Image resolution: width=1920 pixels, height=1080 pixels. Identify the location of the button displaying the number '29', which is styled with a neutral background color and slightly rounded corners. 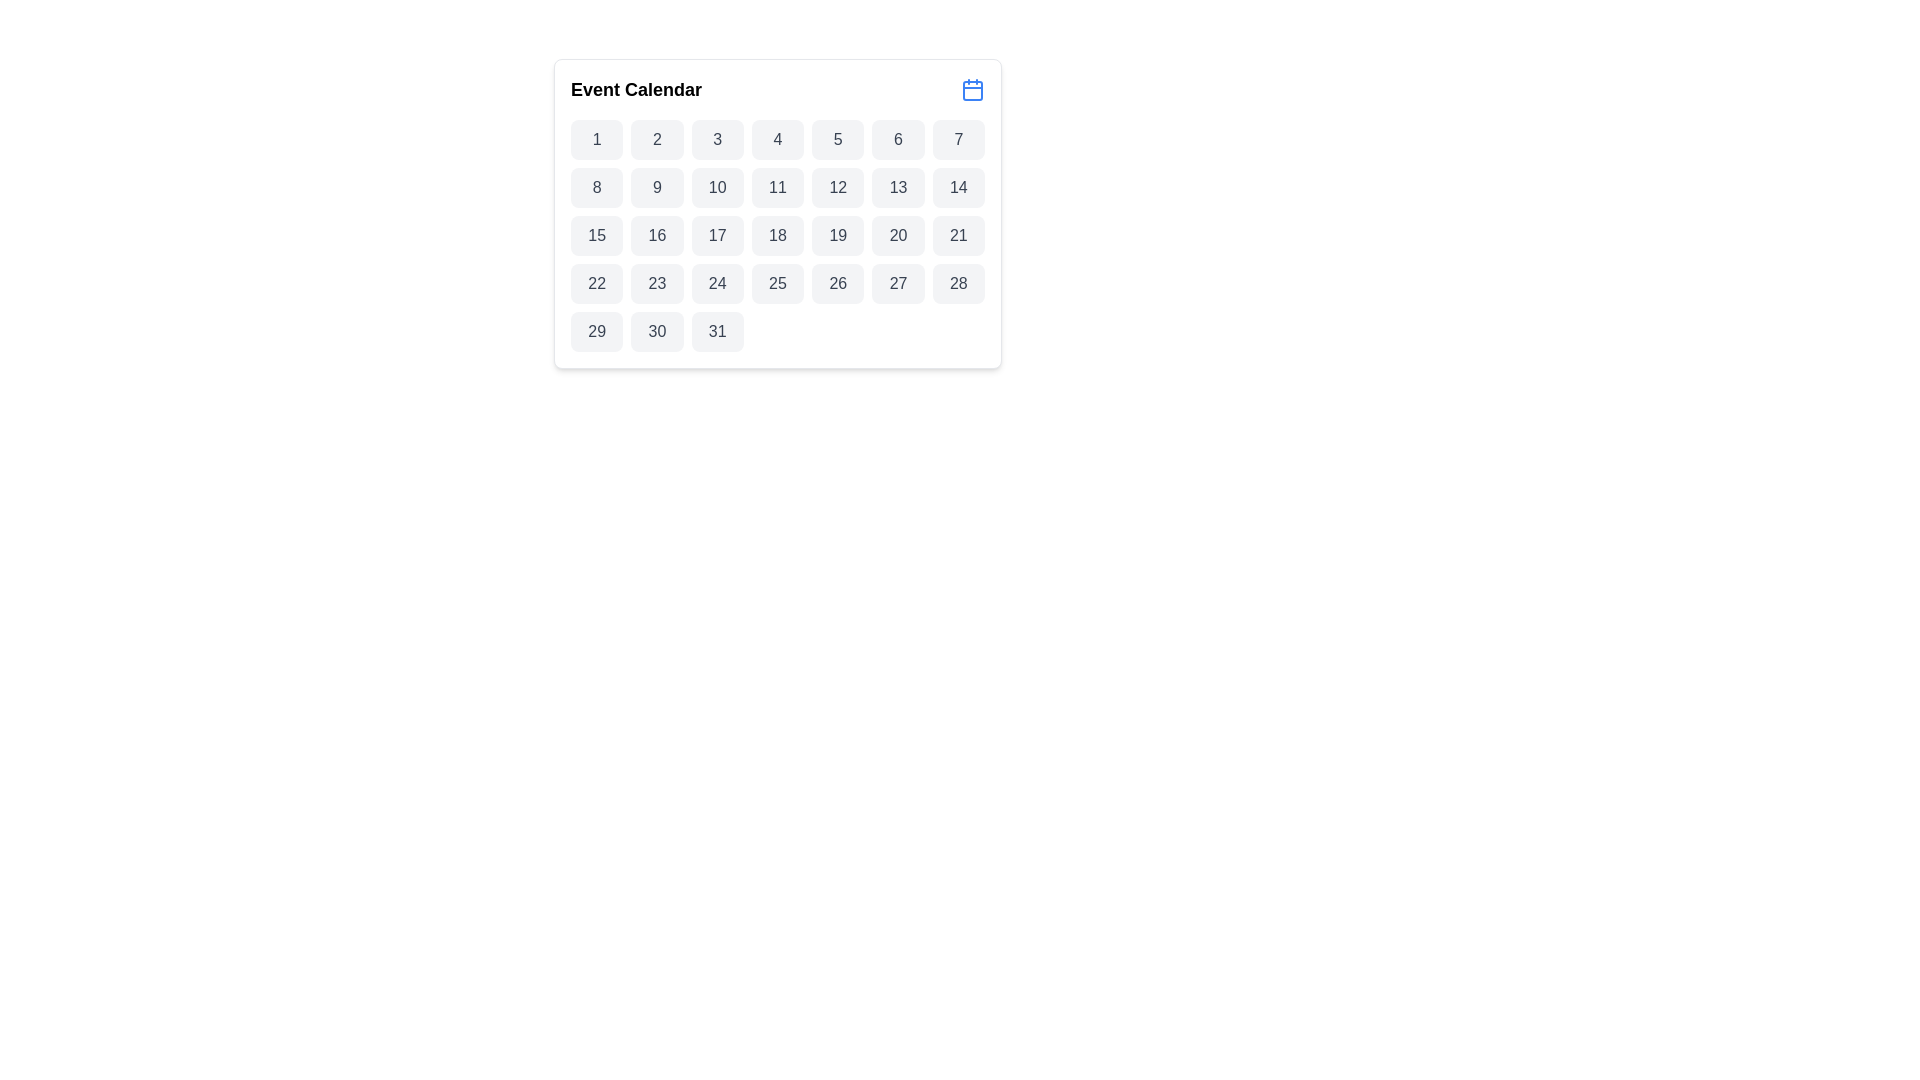
(596, 330).